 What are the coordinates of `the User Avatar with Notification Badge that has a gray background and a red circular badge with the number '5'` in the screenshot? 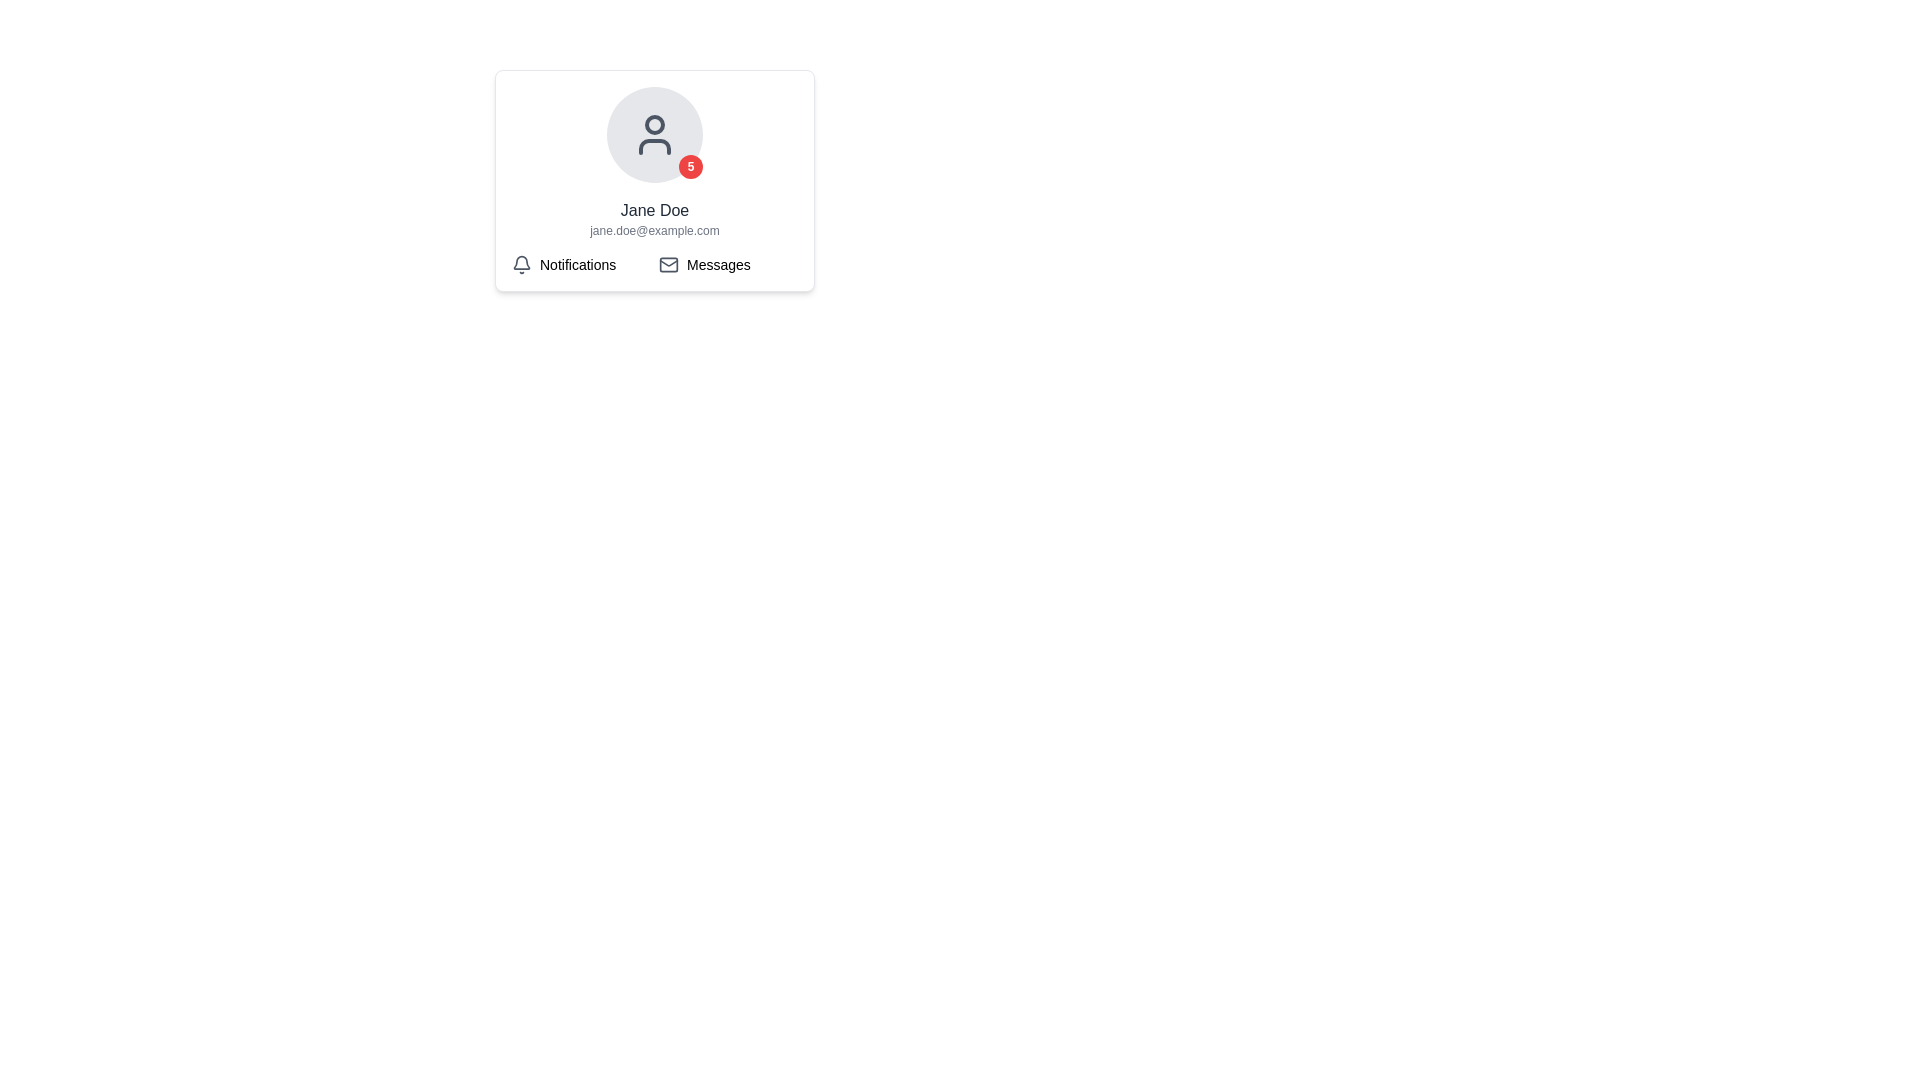 It's located at (654, 135).